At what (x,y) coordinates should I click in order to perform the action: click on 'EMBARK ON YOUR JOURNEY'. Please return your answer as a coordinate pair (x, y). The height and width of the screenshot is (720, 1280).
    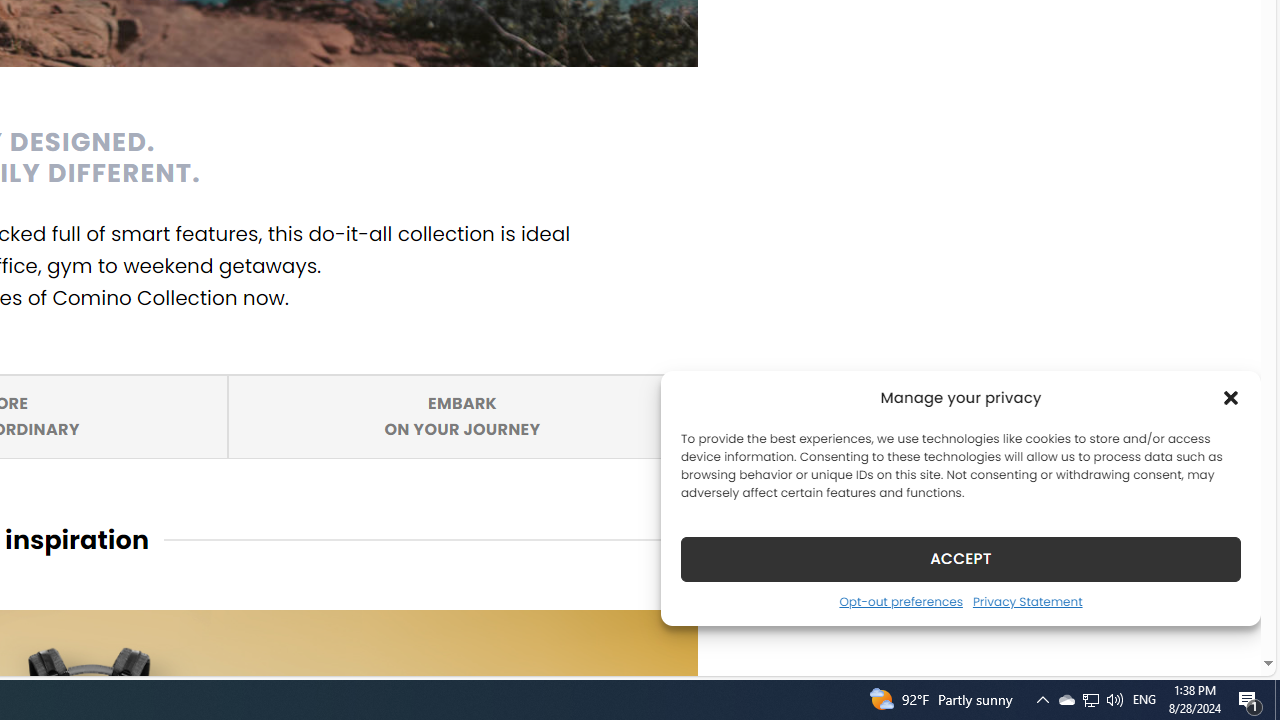
    Looking at the image, I should click on (461, 414).